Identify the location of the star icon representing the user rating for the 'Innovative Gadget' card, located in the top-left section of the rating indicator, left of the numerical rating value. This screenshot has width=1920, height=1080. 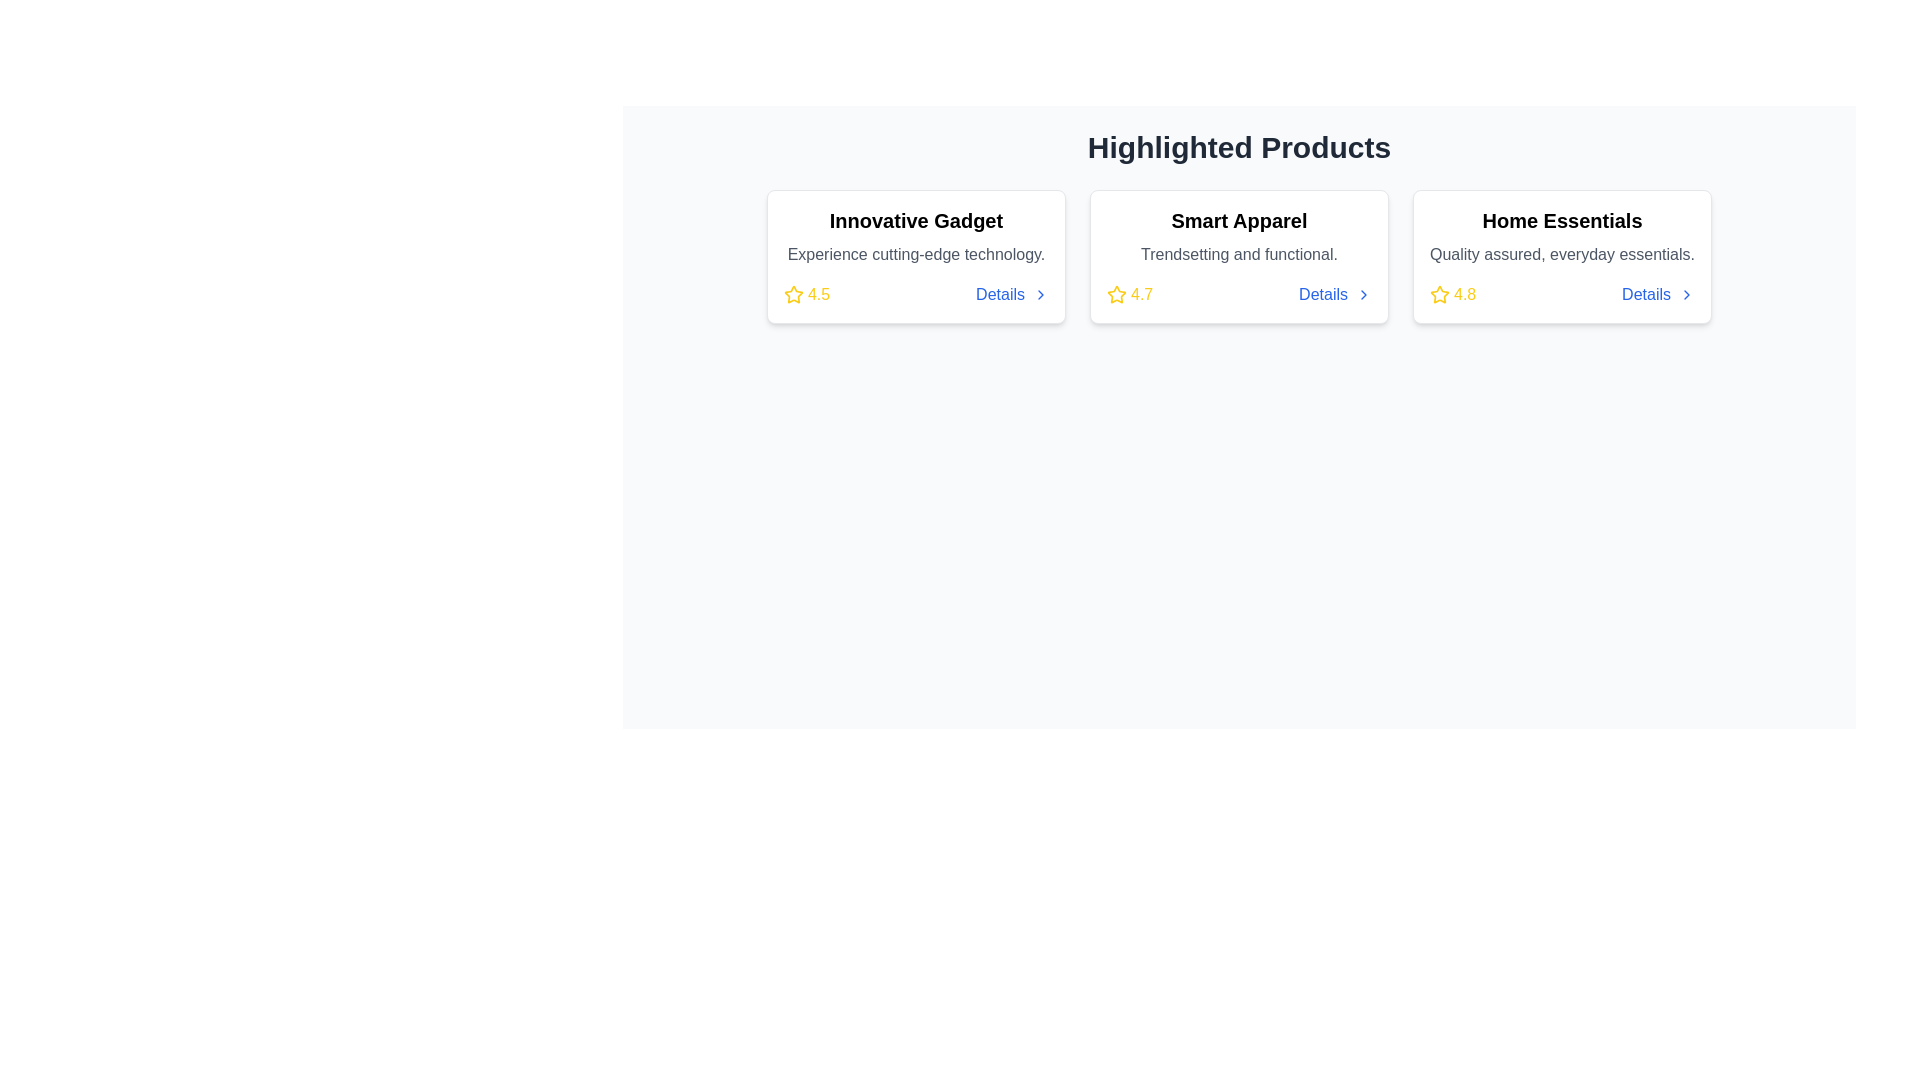
(792, 294).